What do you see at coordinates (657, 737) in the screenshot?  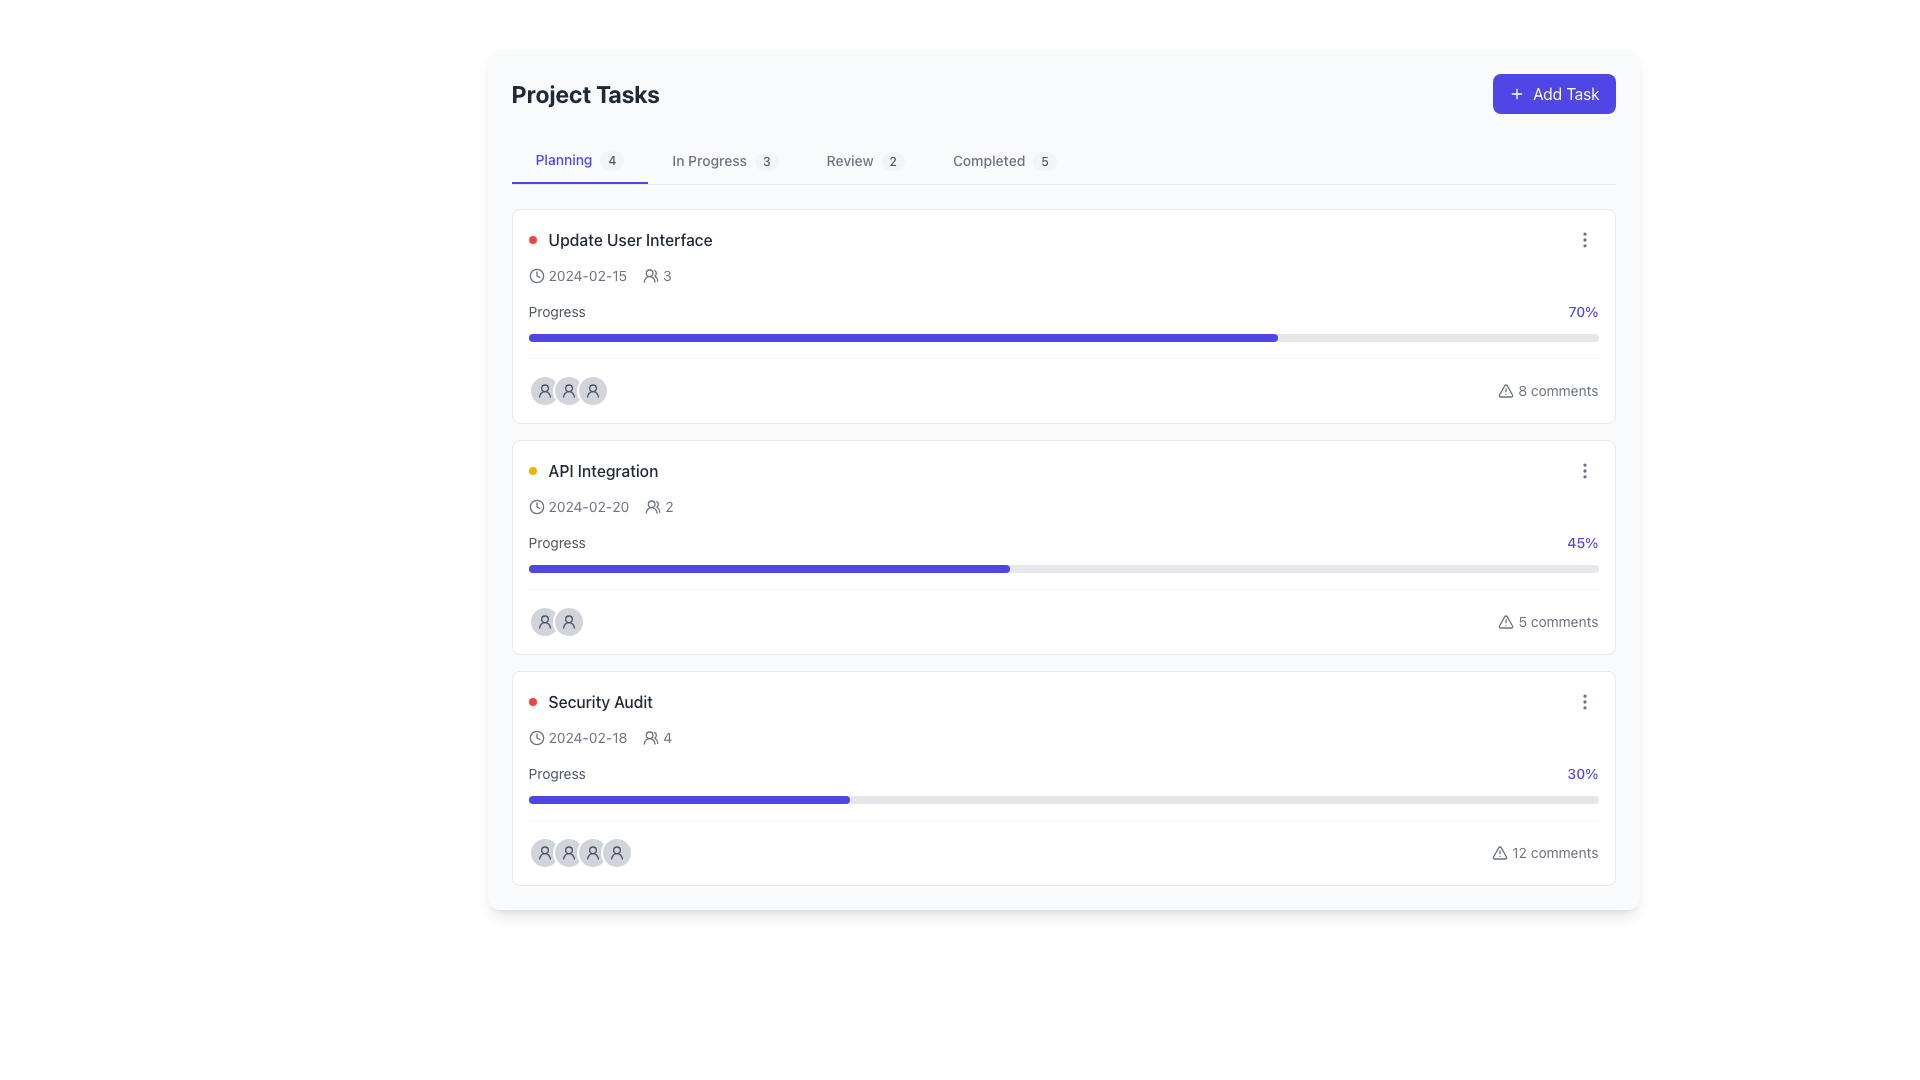 I see `the label indicating the number of users or participants associated with the 'Security Audit' task, located to the right of the timestamp '2024-02-18'` at bounding box center [657, 737].